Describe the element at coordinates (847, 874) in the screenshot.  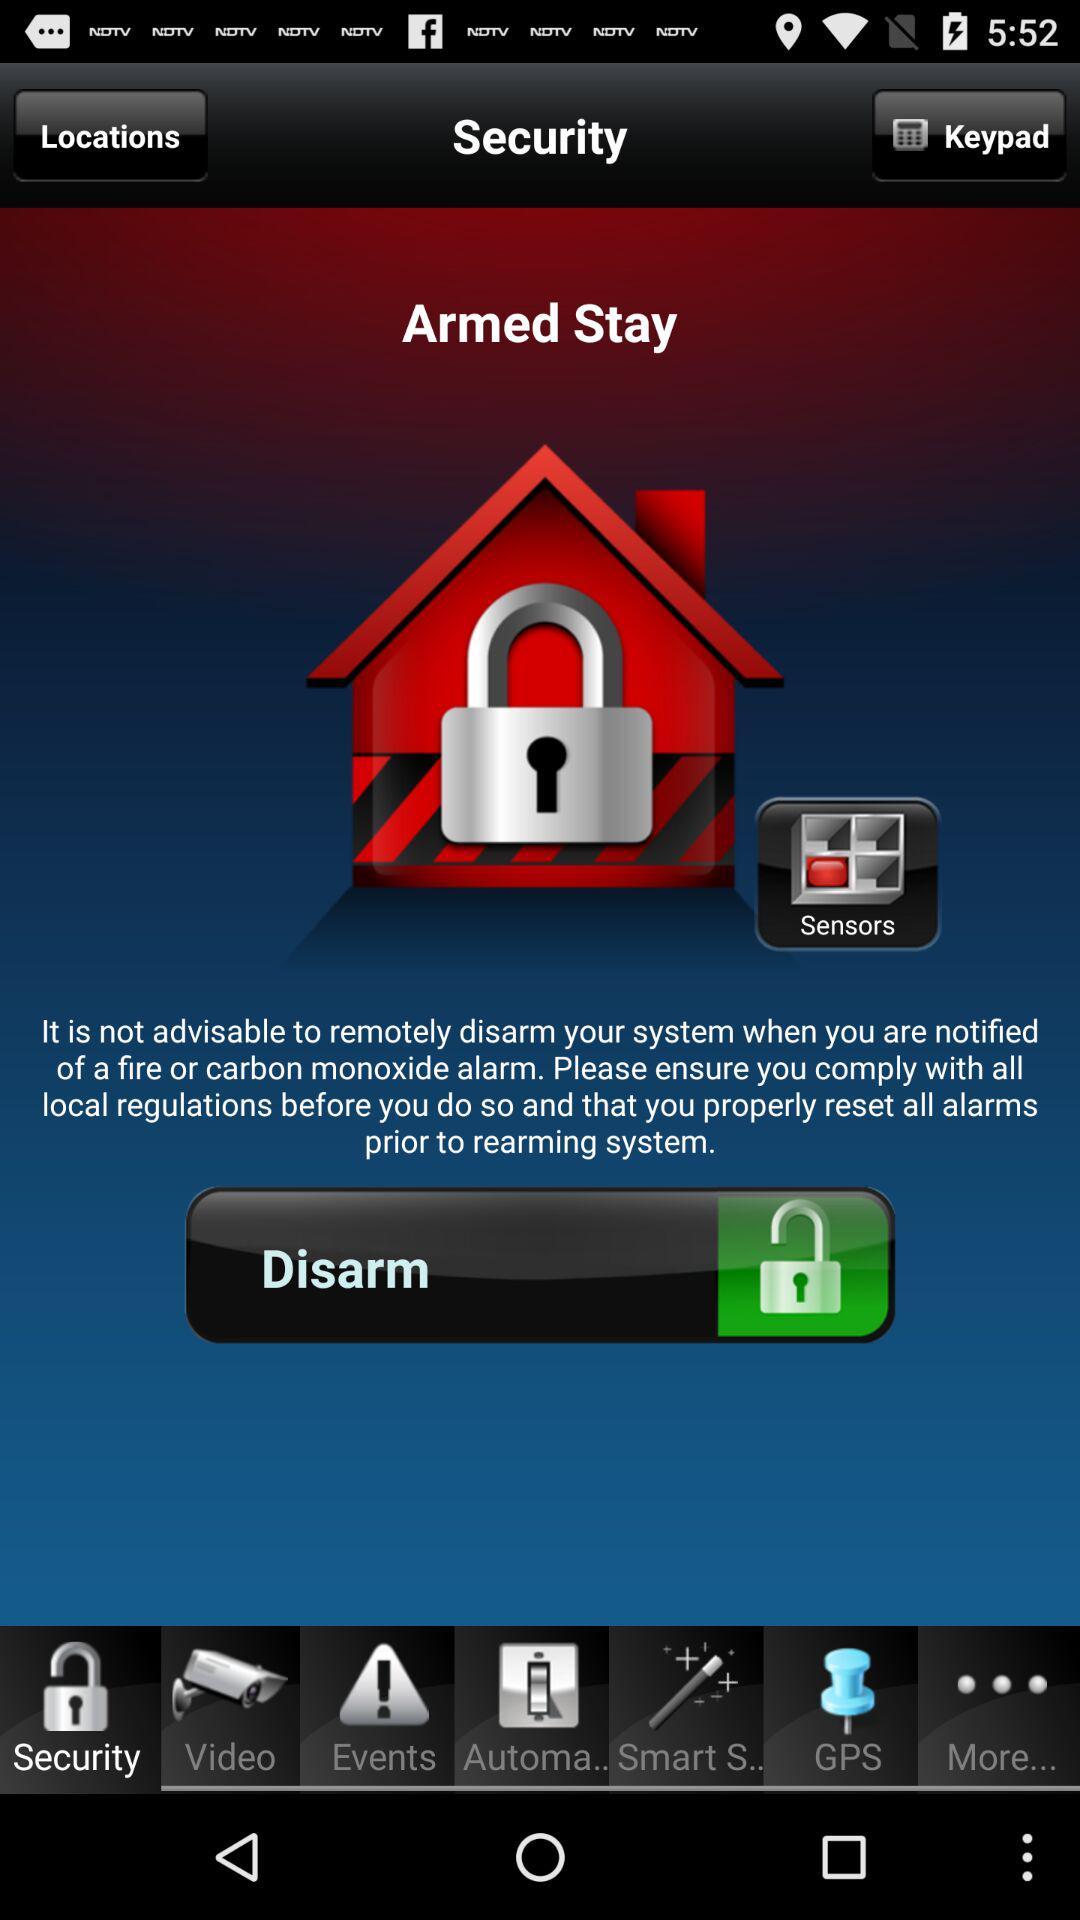
I see `sensors` at that location.